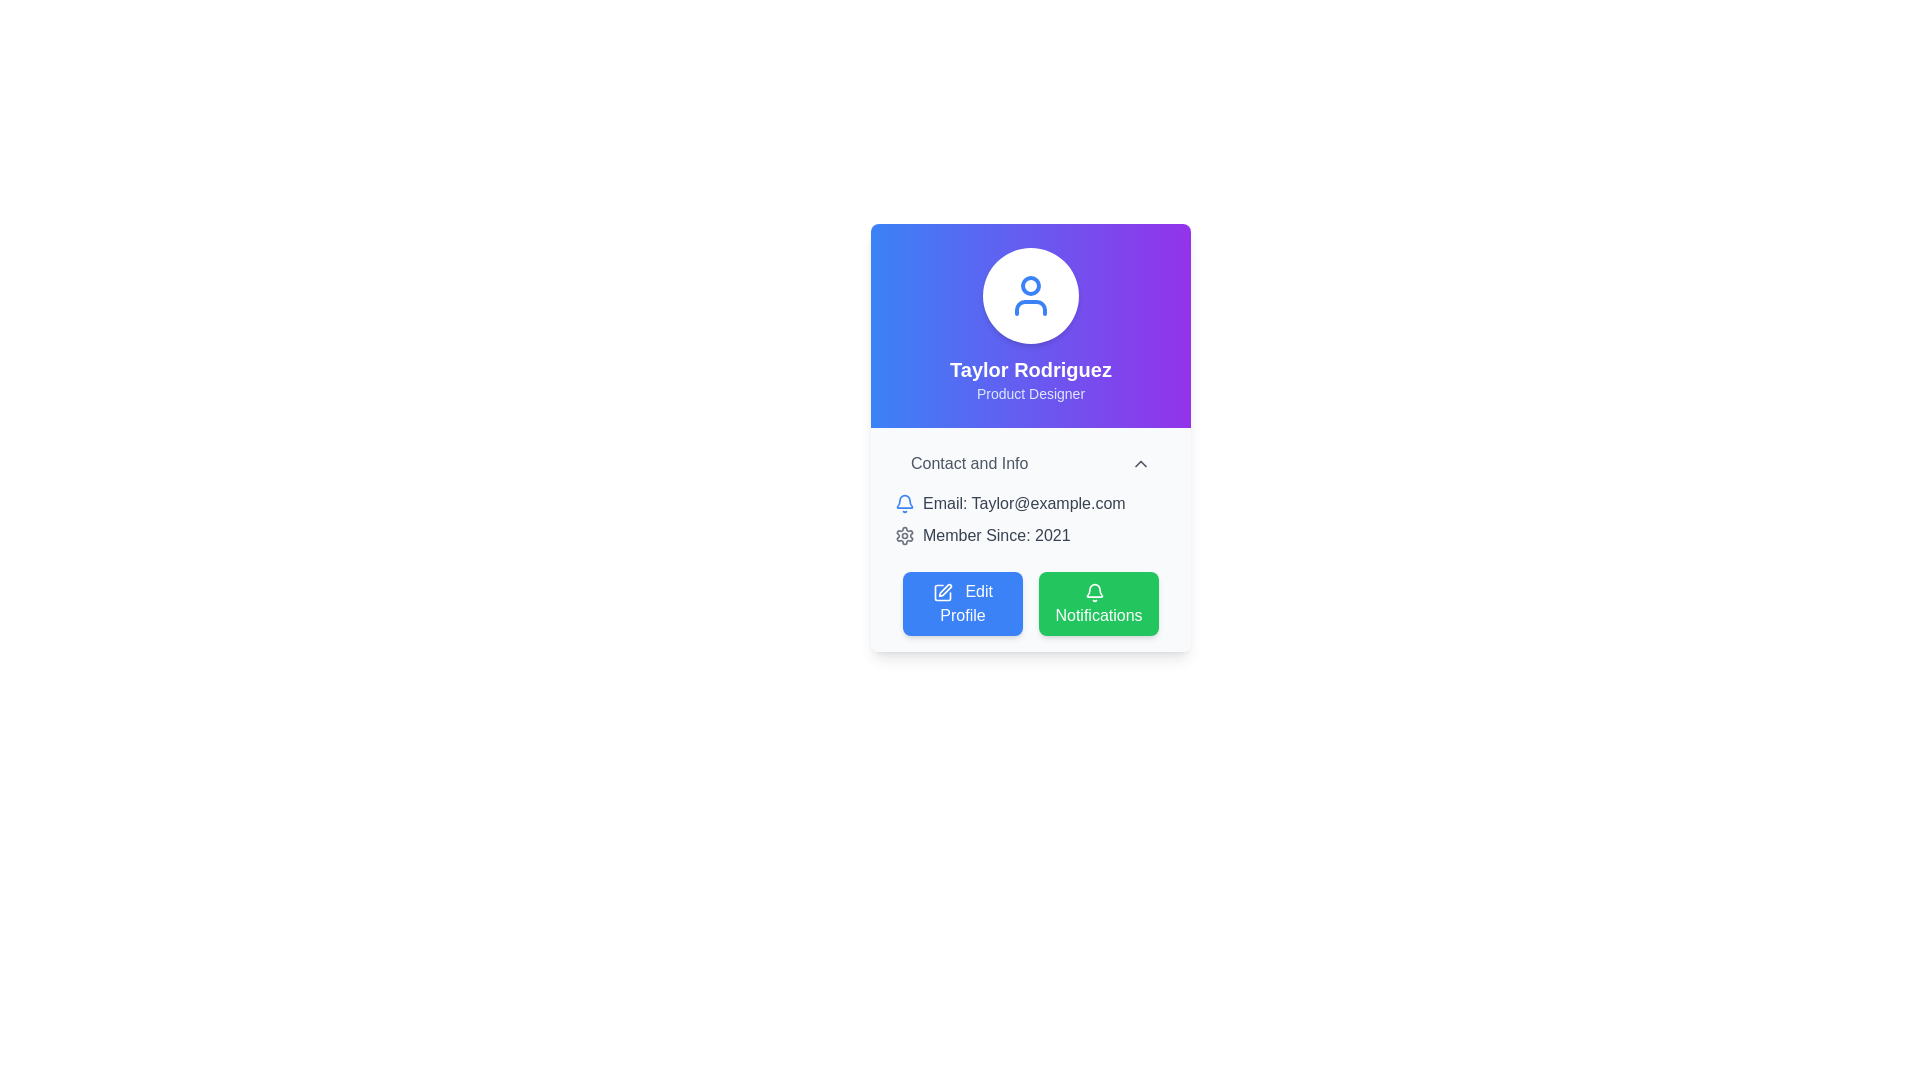 Image resolution: width=1920 pixels, height=1080 pixels. Describe the element at coordinates (904, 535) in the screenshot. I see `the gear-shaped icon located in the bottom-right section of the interface` at that location.